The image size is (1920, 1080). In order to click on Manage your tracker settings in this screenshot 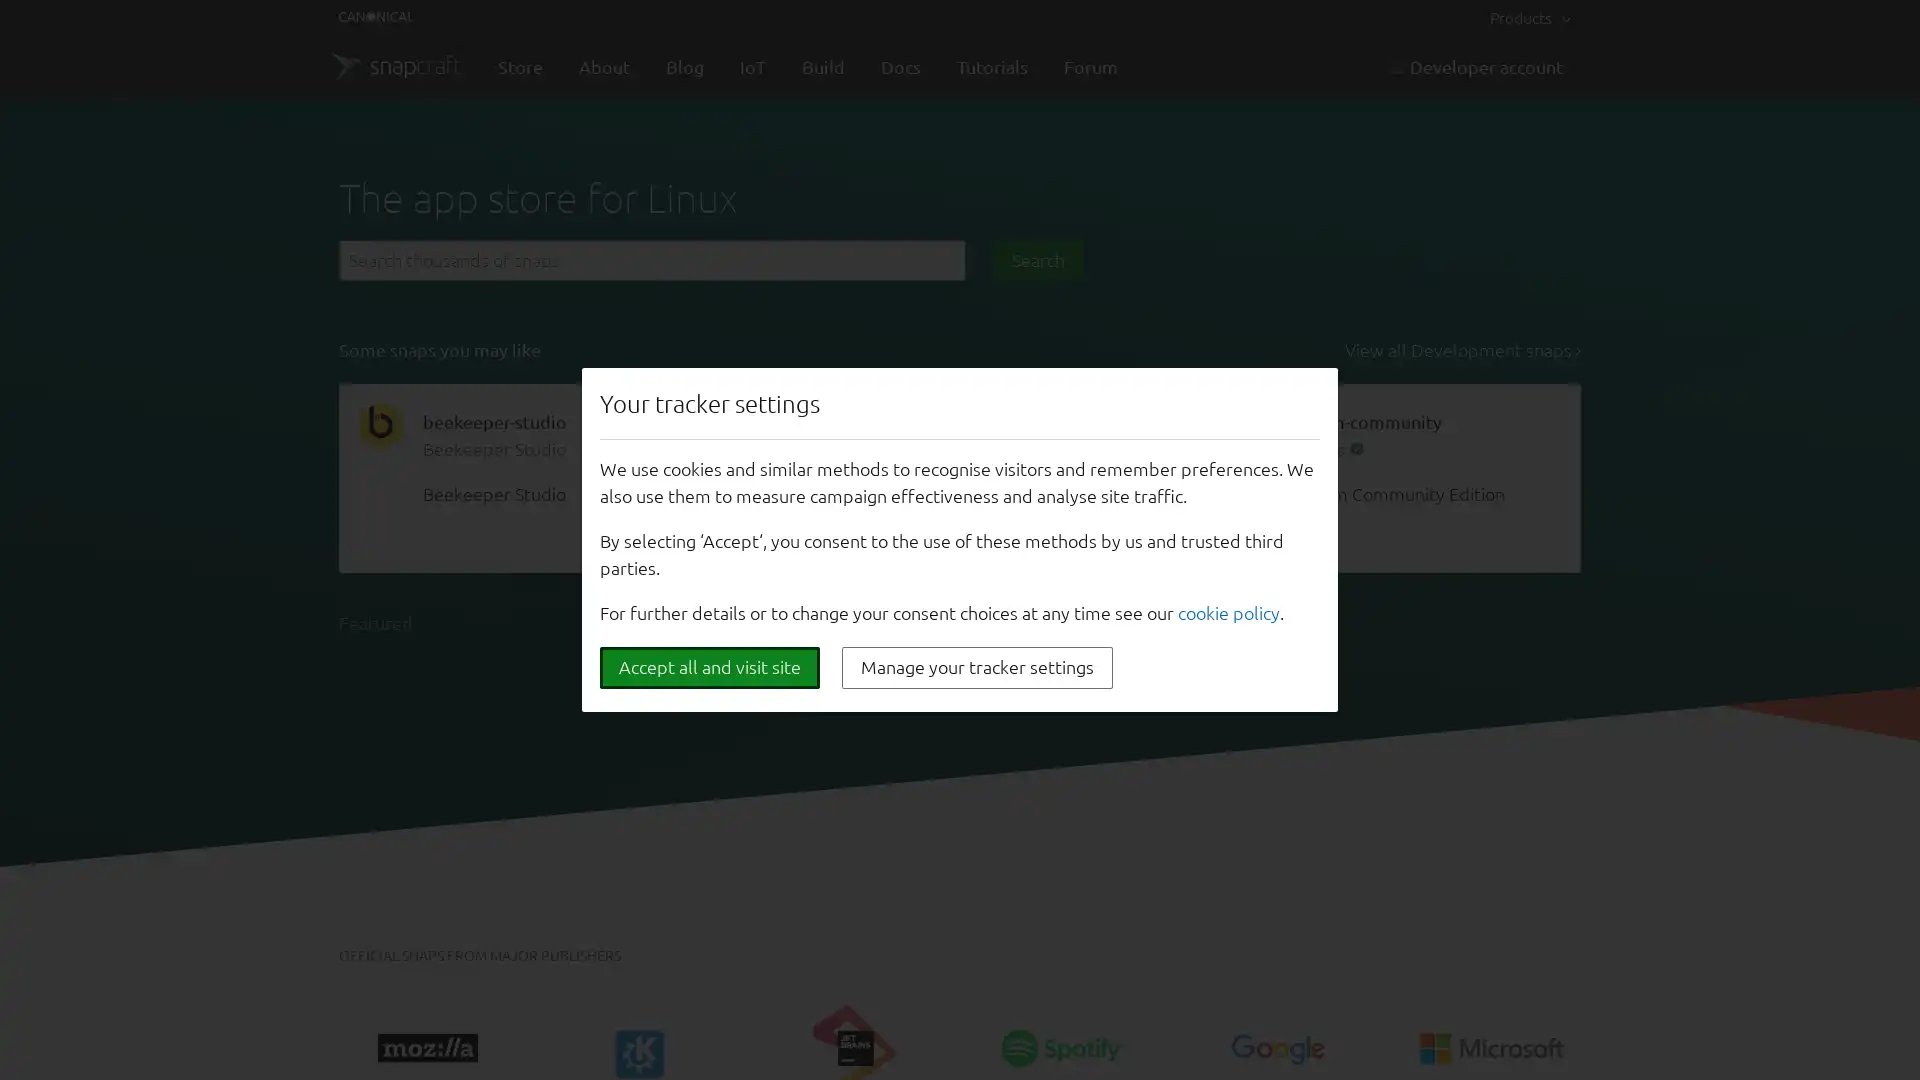, I will do `click(977, 667)`.